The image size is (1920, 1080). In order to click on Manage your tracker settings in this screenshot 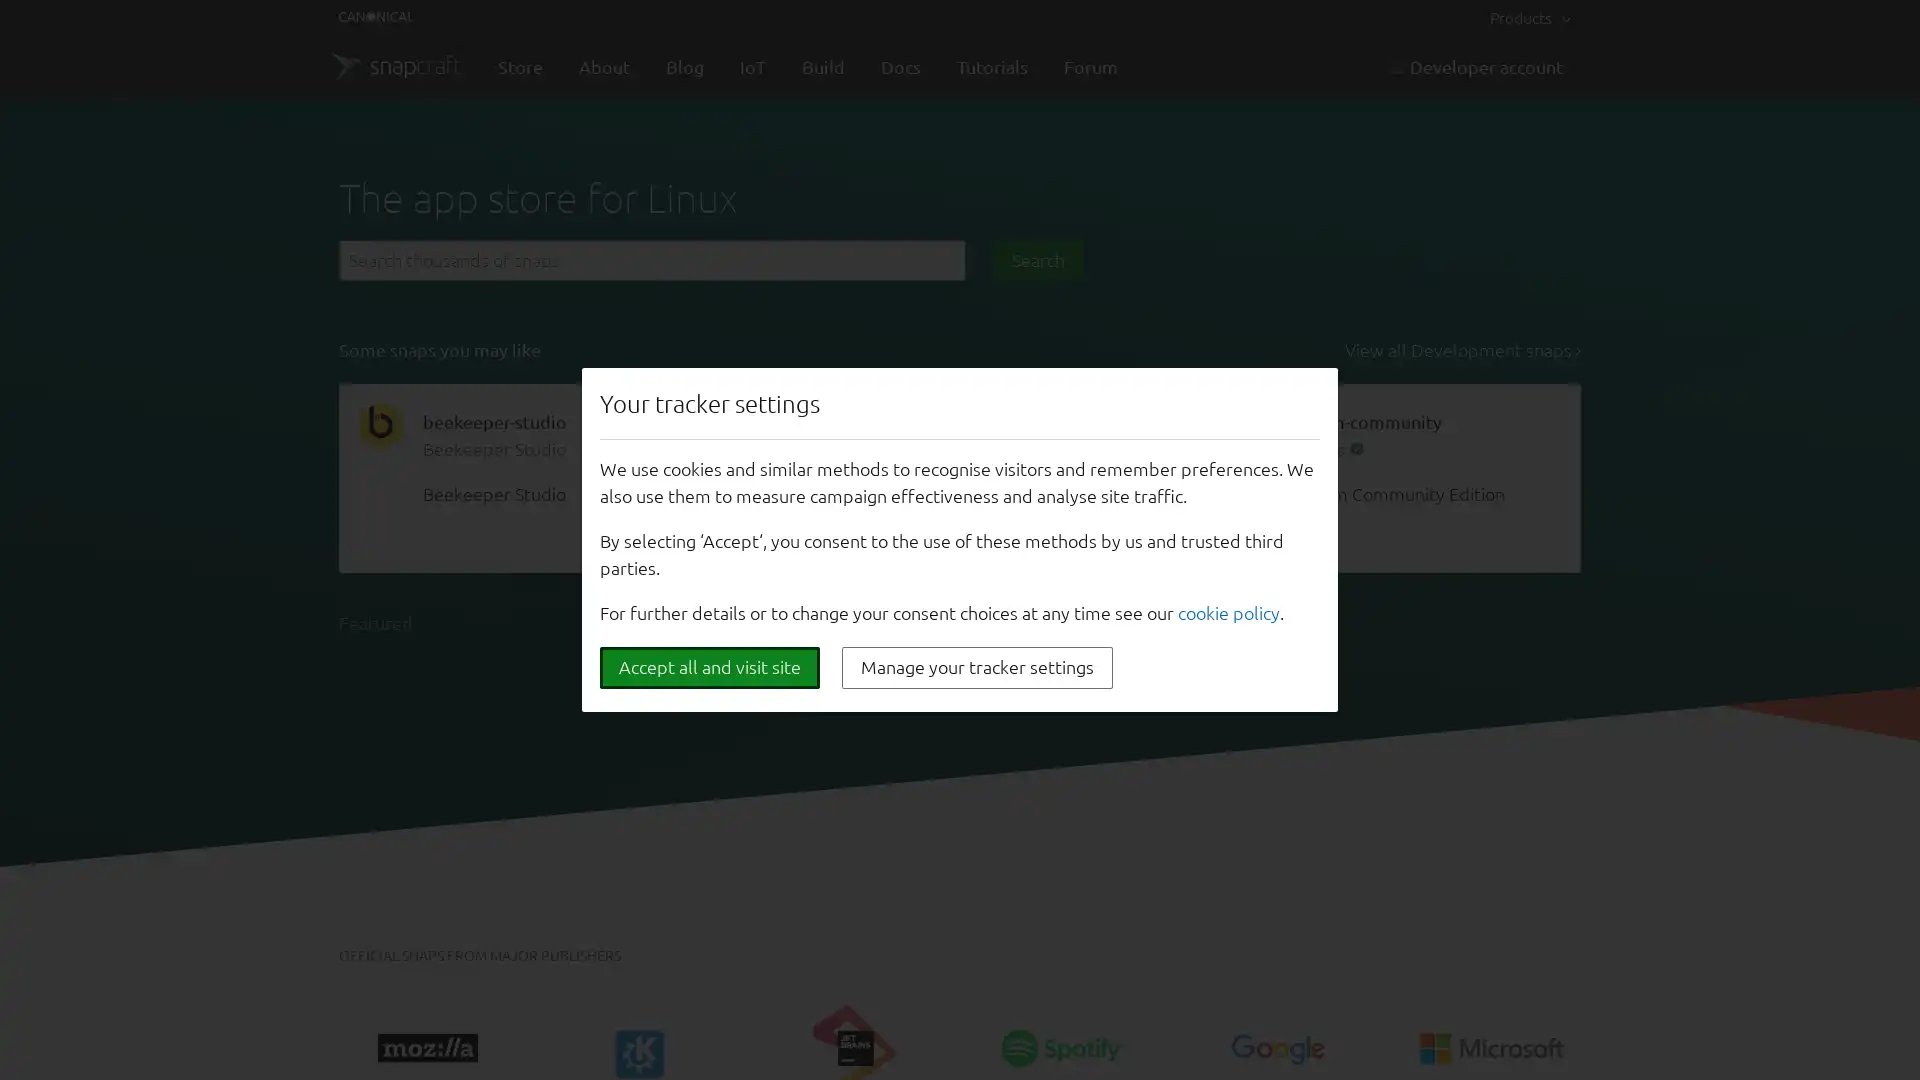, I will do `click(977, 667)`.